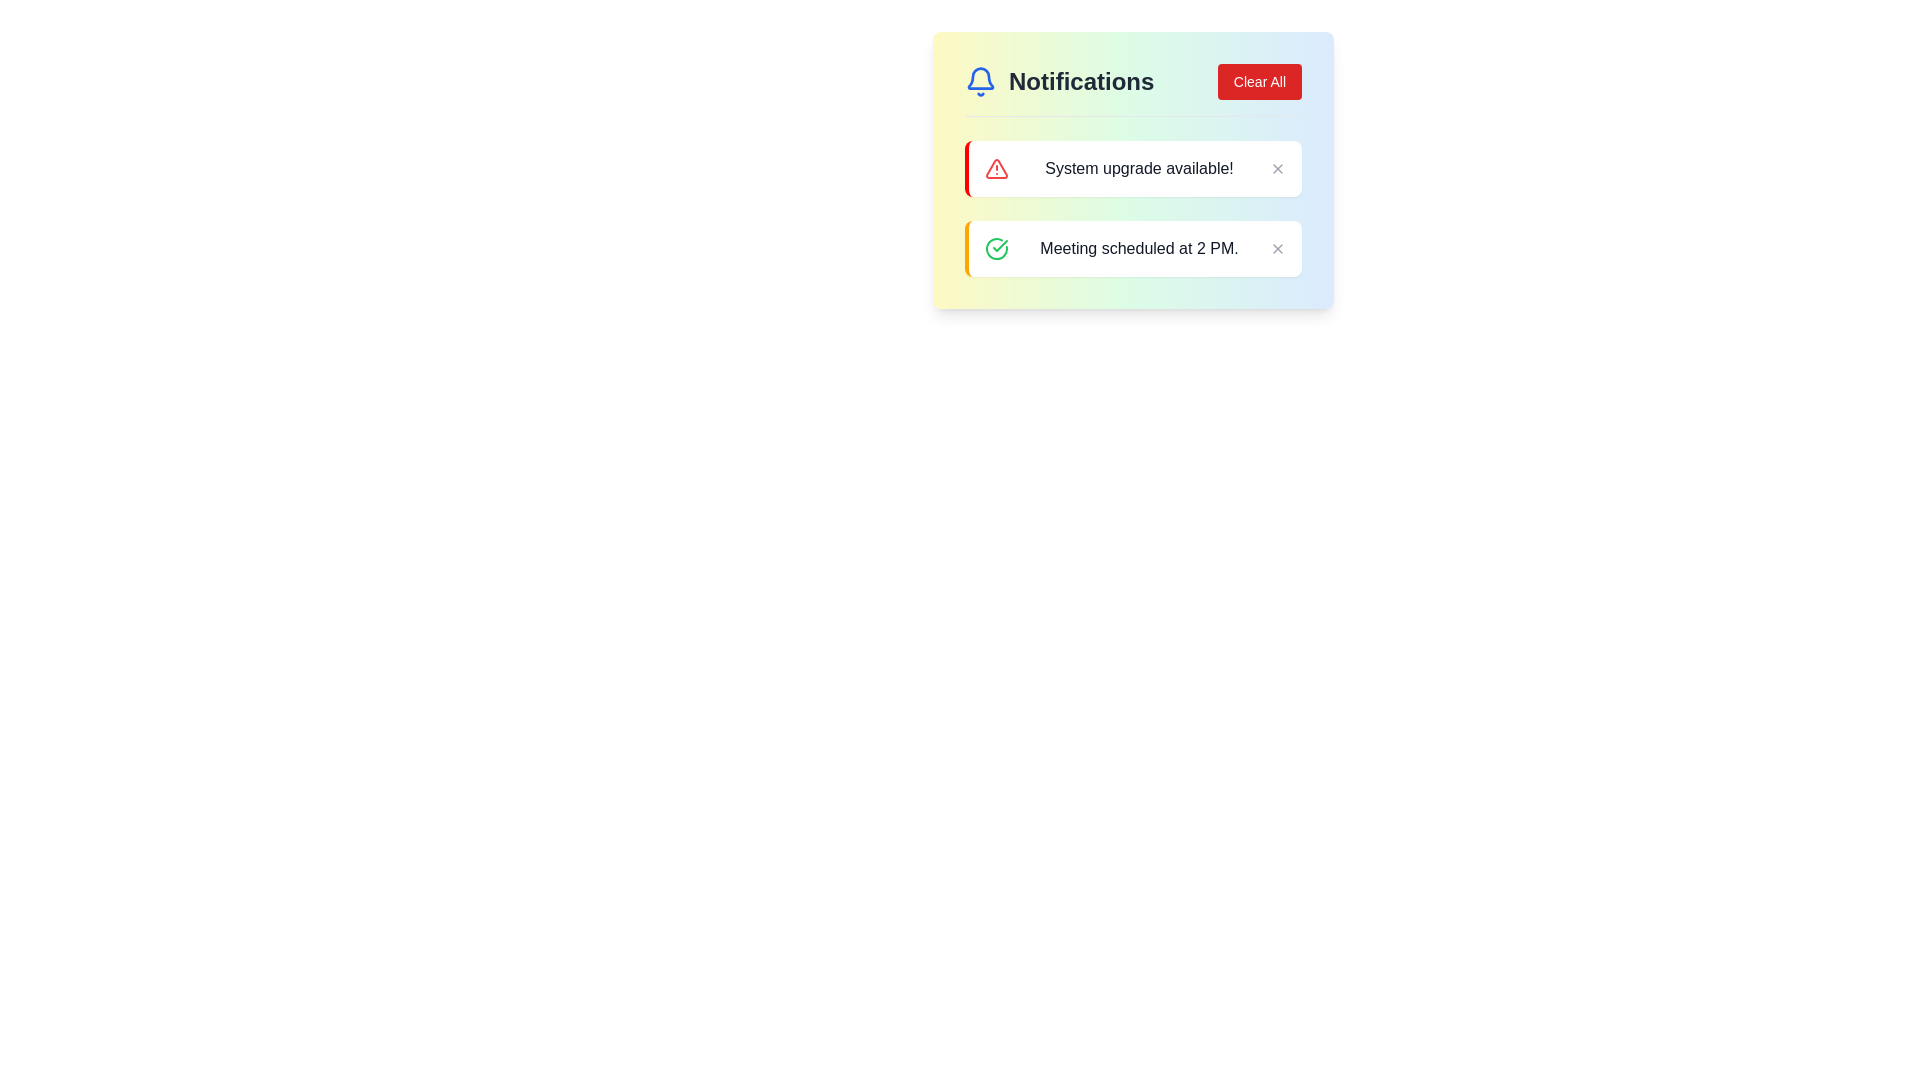 The image size is (1920, 1080). I want to click on displayed alert message from the notification bar that shows 'System upgrade available!', so click(1133, 168).